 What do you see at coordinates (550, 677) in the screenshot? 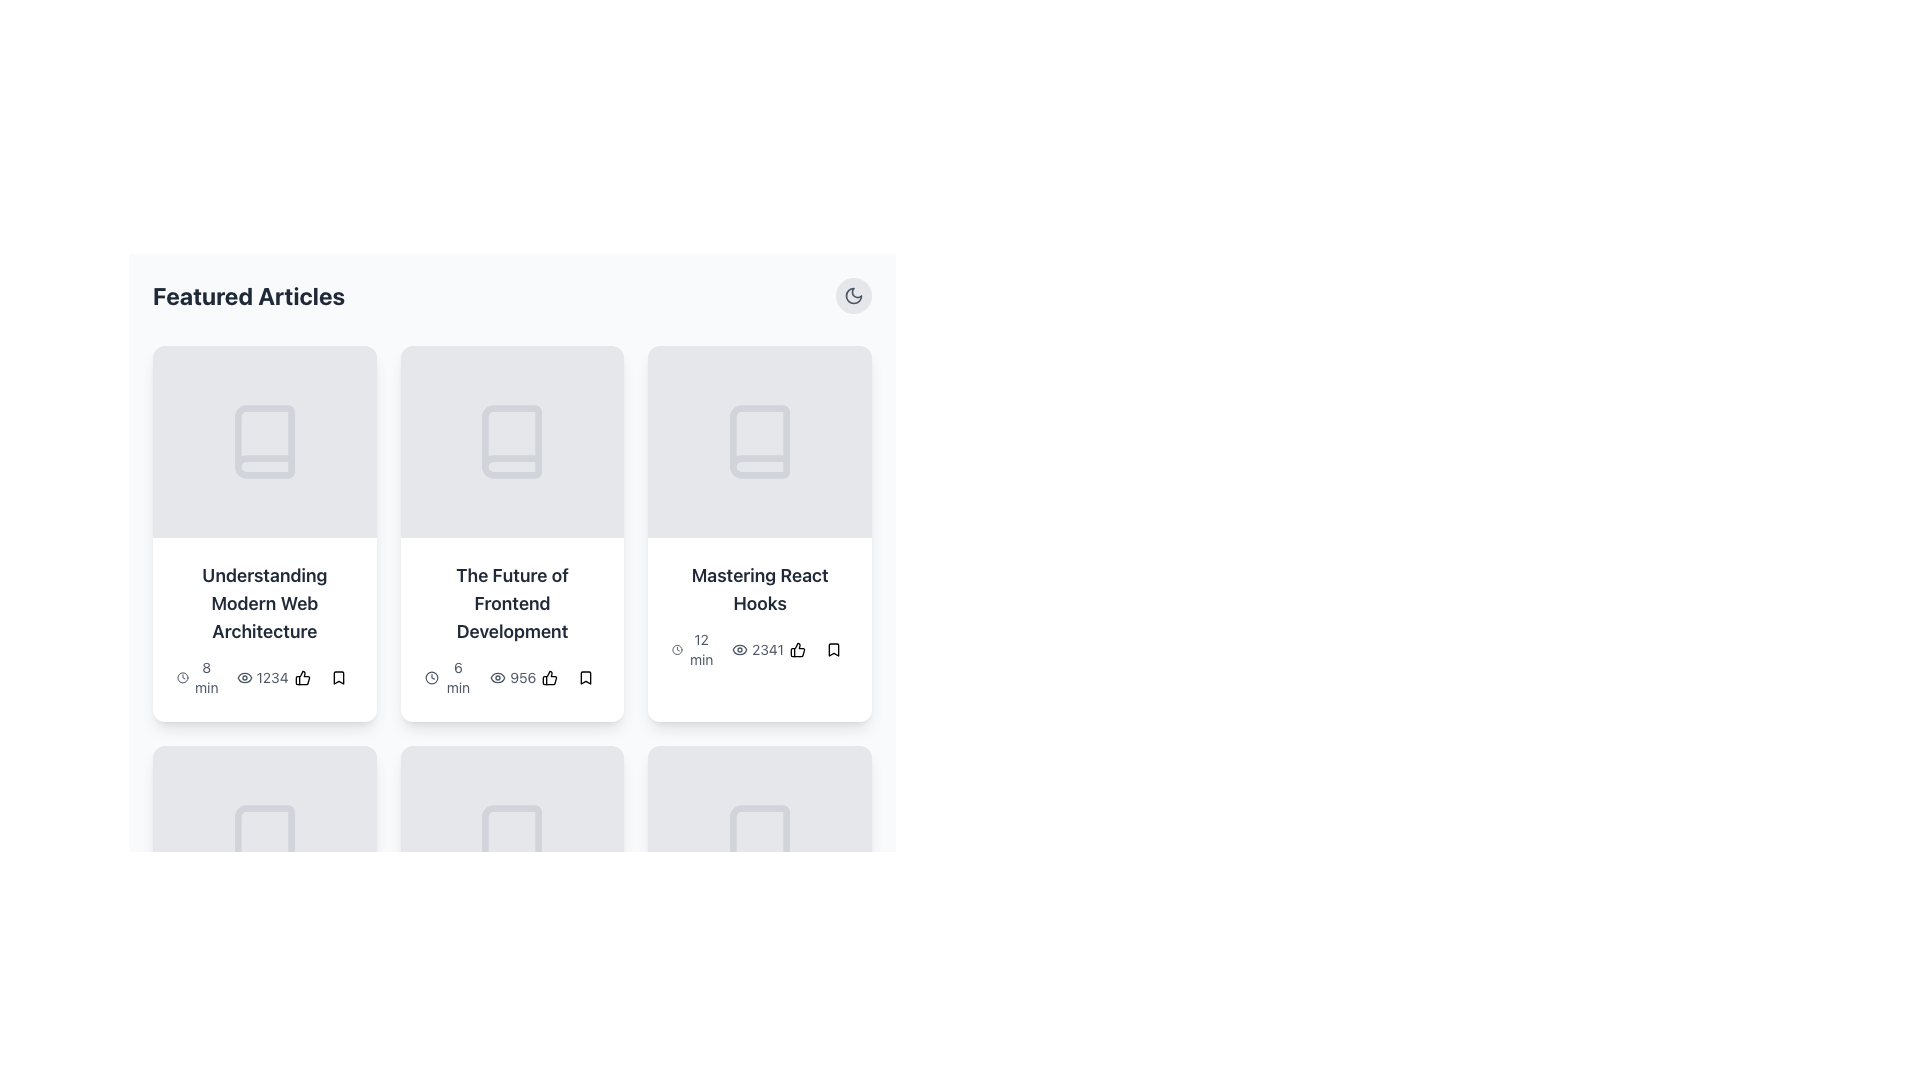
I see `the thumbs-up icon located in the top right corner of the card for 'The Future of Frontend Development', which serves as a graphical indicator for user interactions such as 'like' functionality` at bounding box center [550, 677].